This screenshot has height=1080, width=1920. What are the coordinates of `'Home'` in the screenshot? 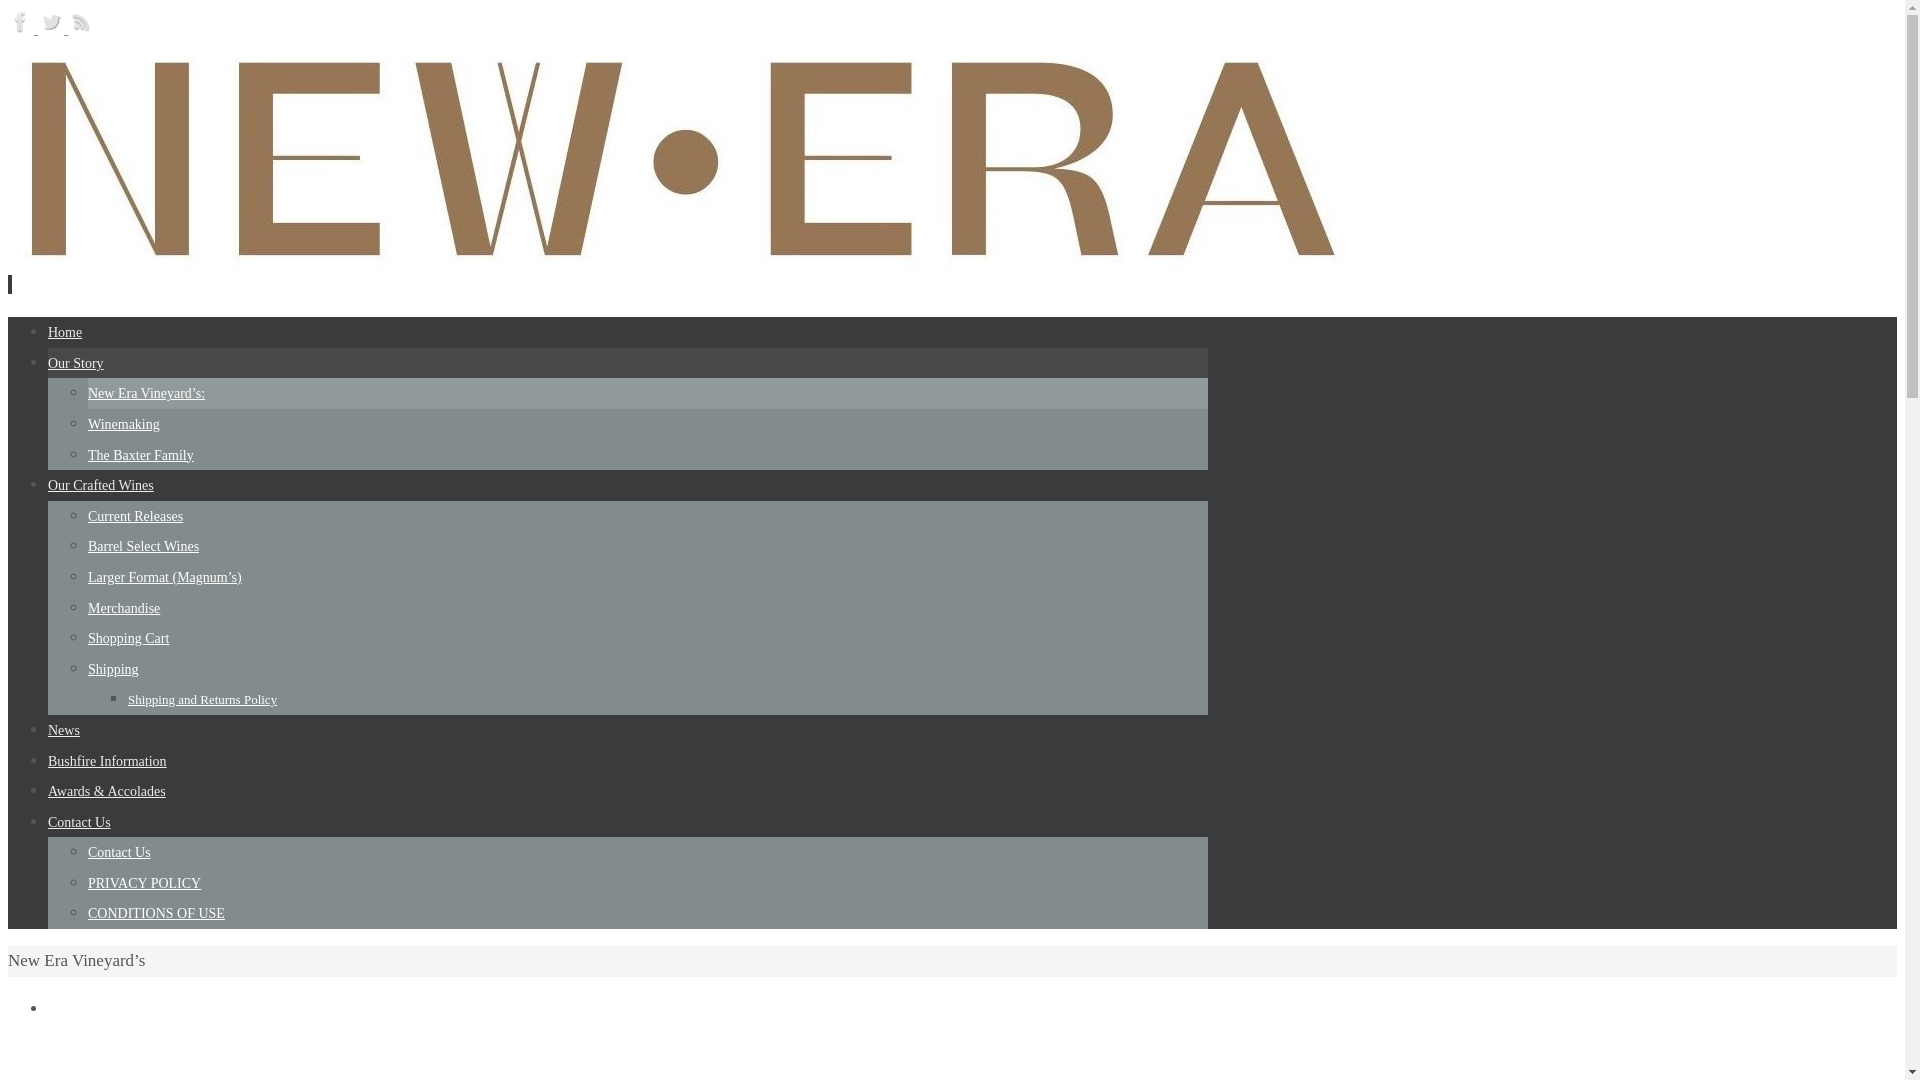 It's located at (65, 331).